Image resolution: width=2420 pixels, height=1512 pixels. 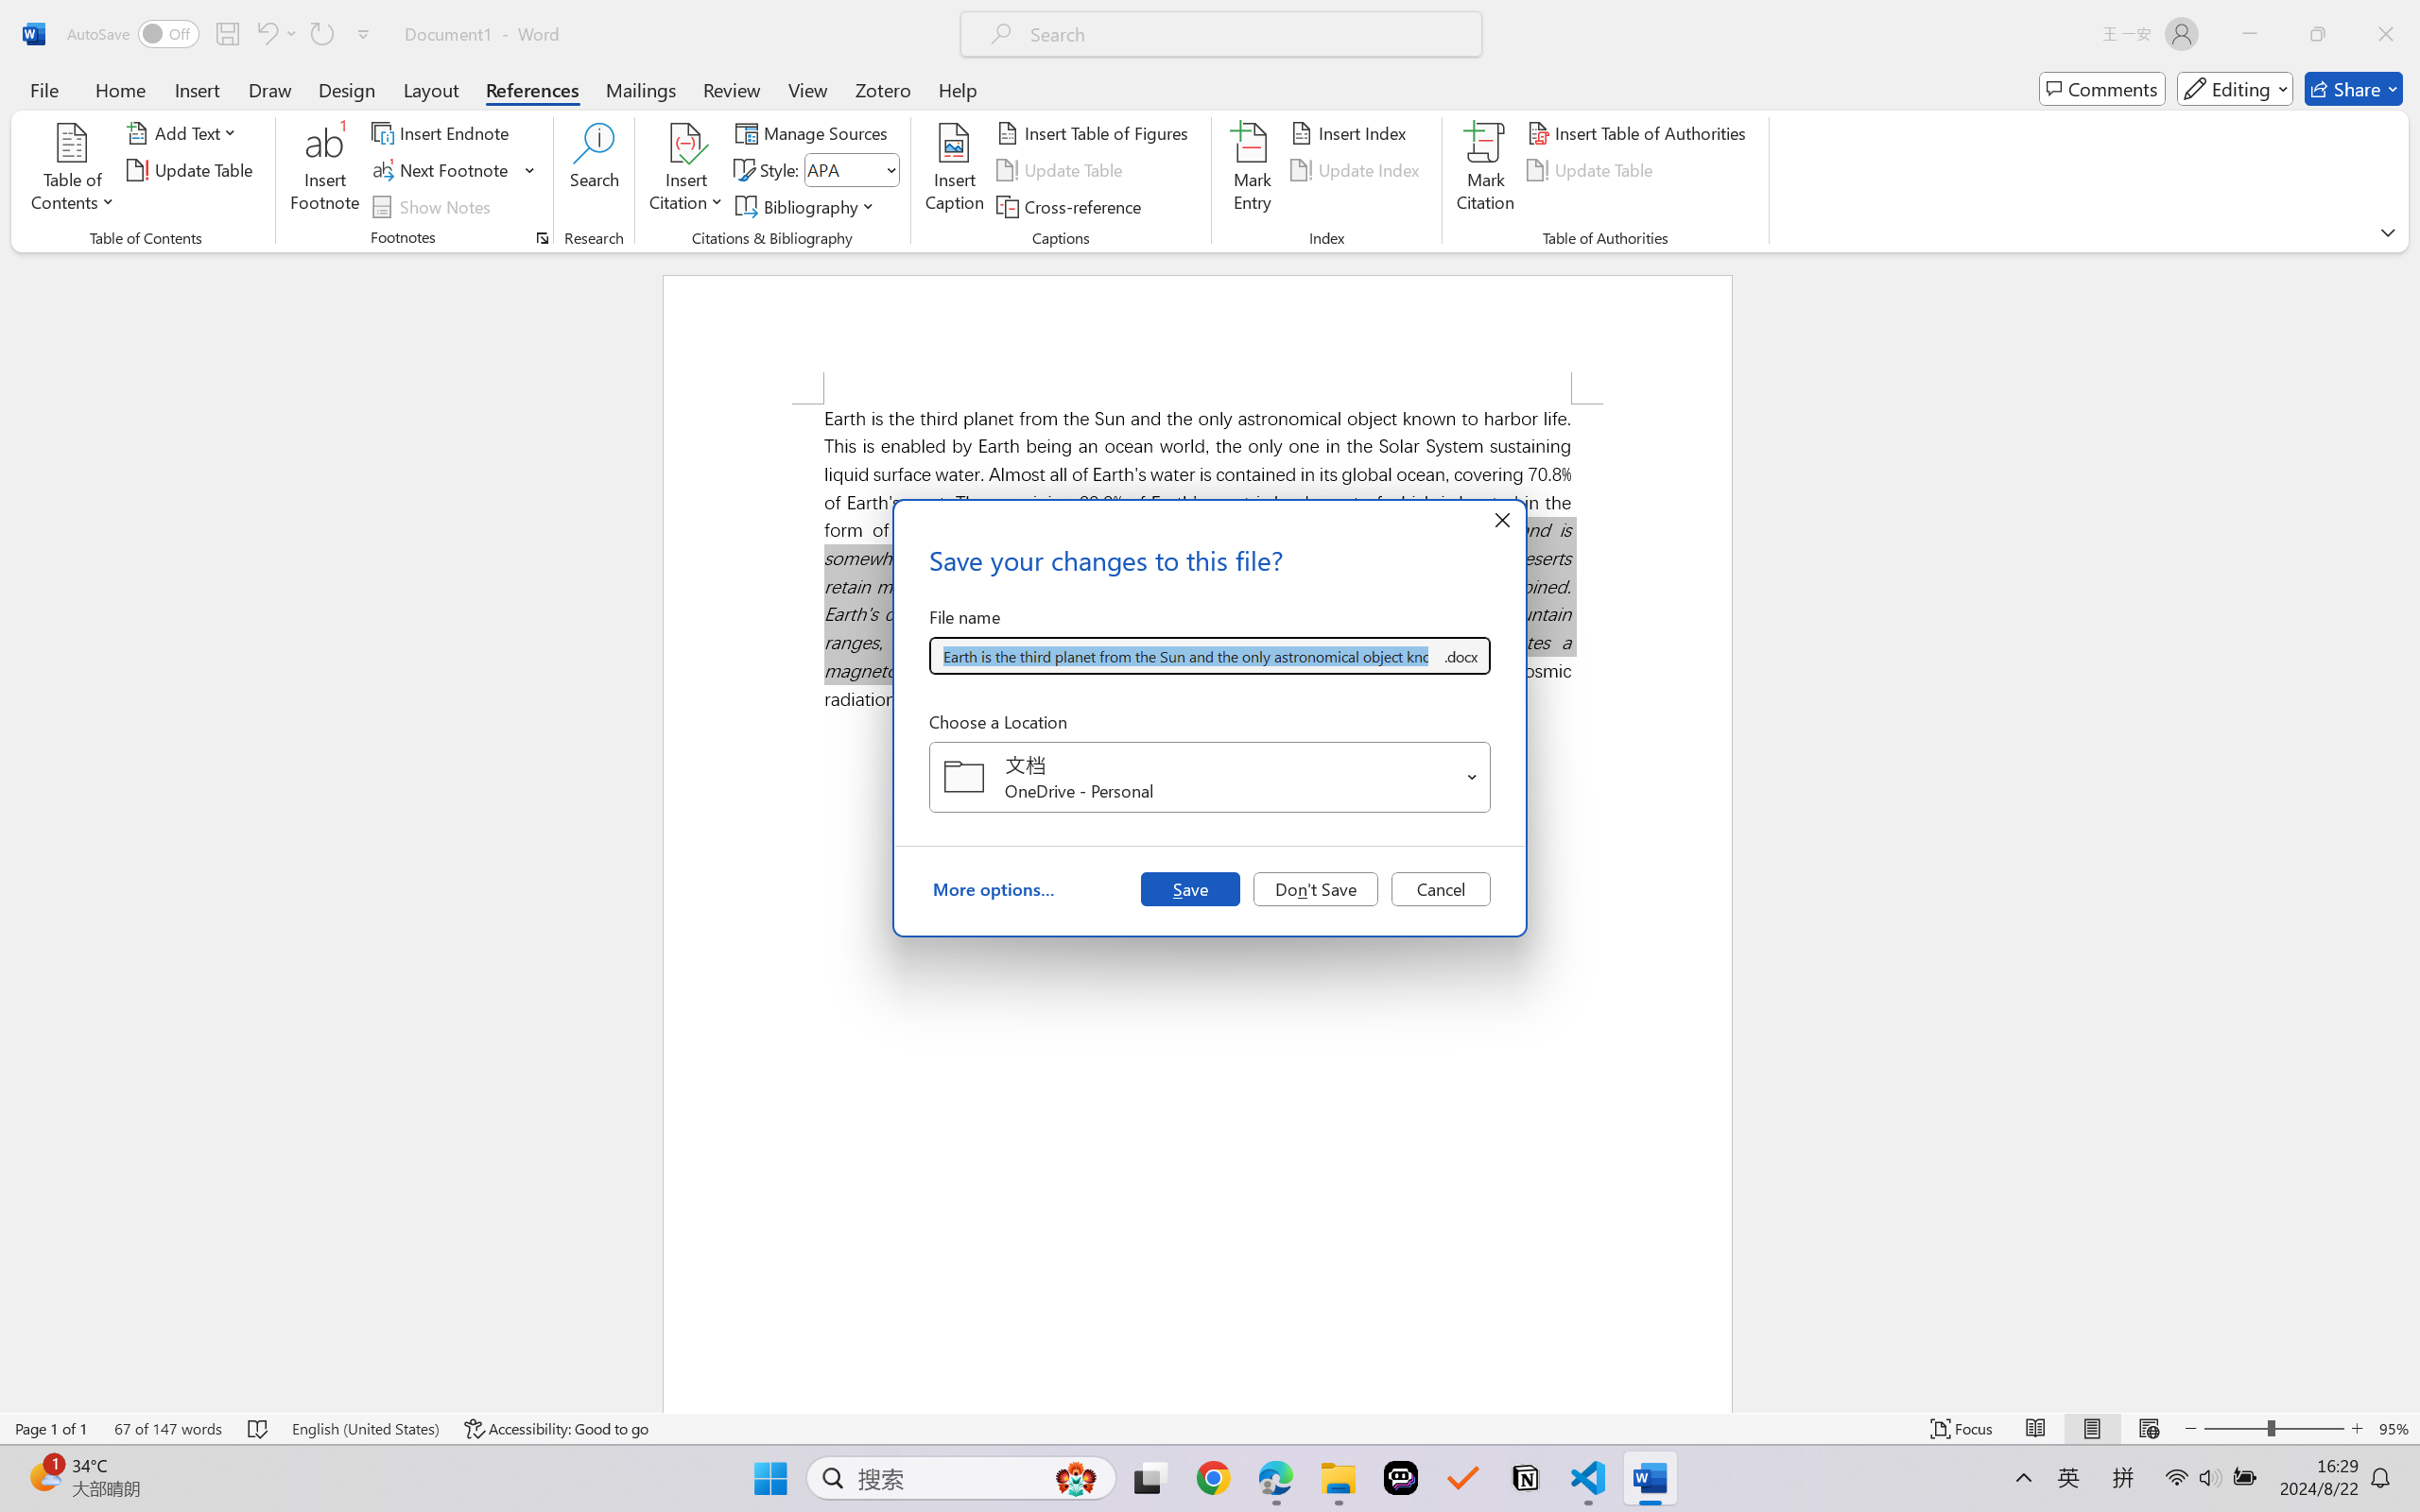 I want to click on 'Cross-reference...', so click(x=1072, y=207).